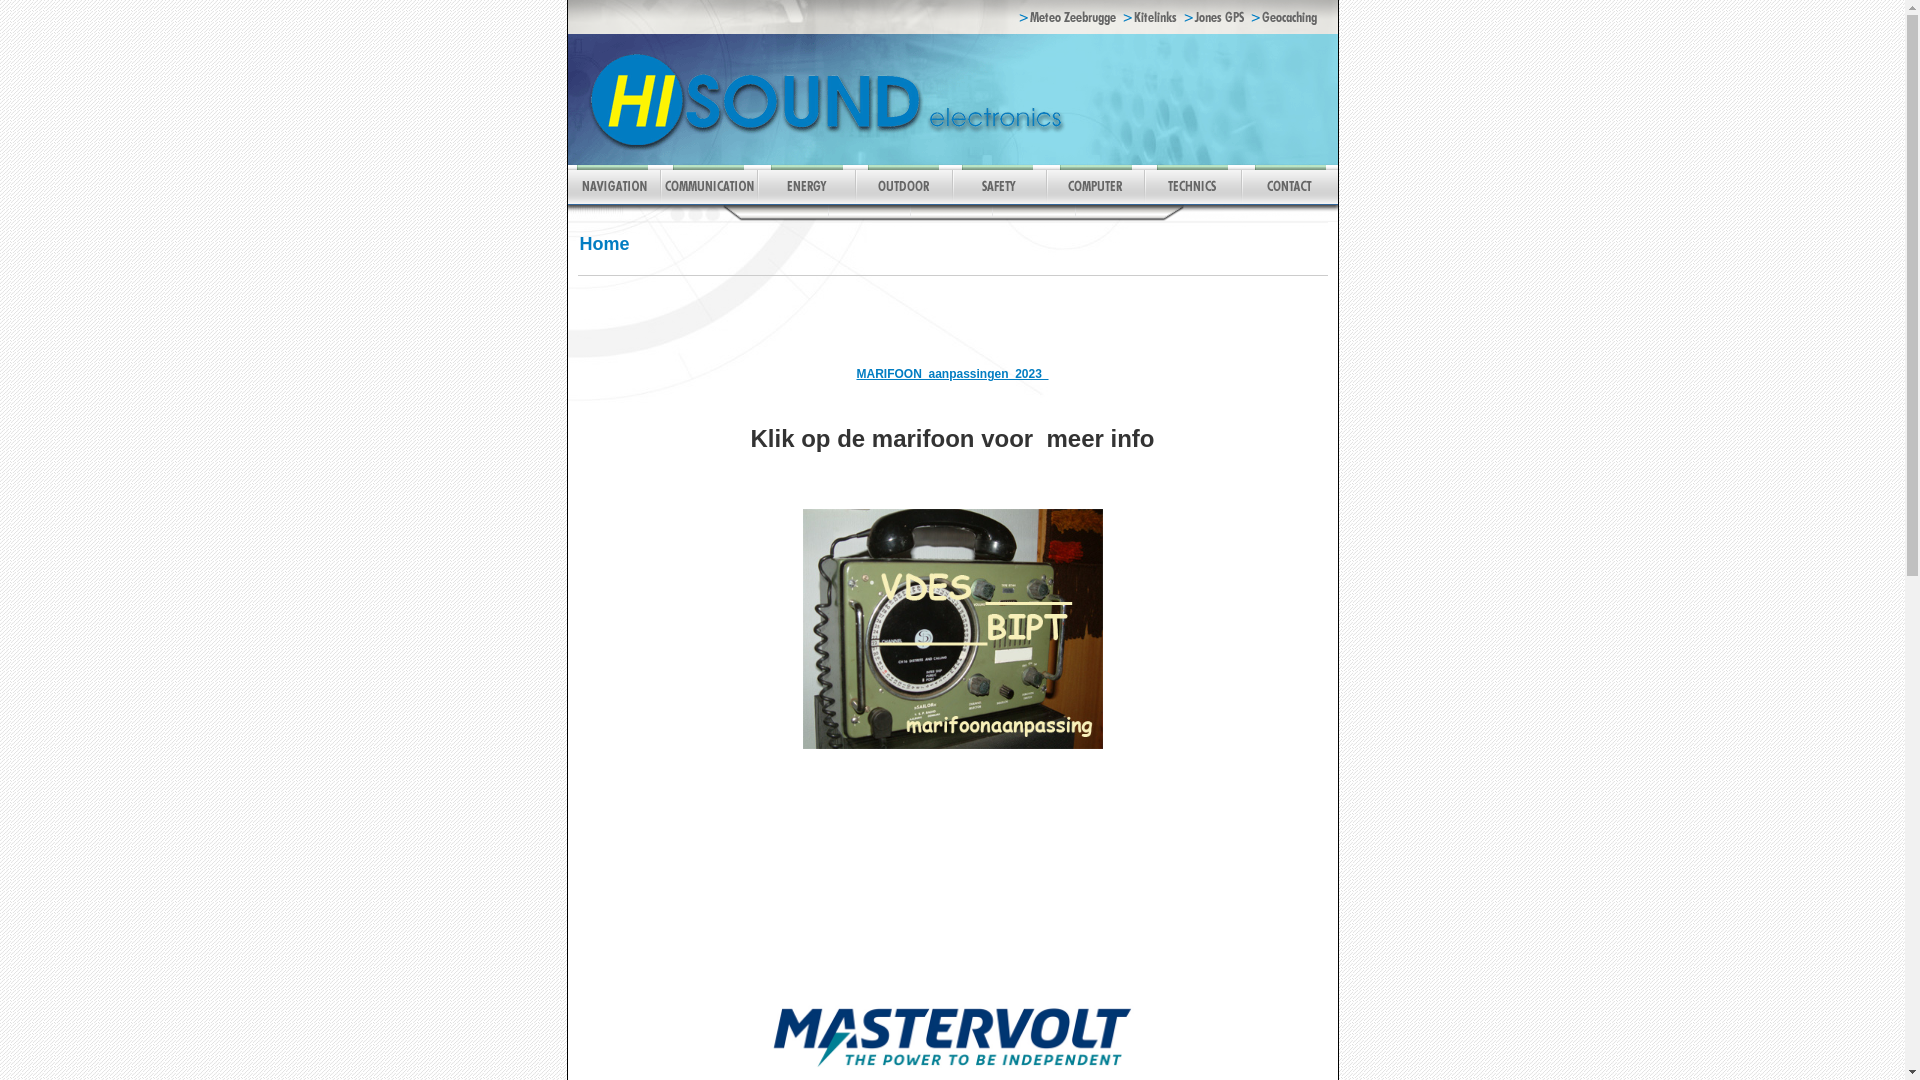 The image size is (1920, 1080). What do you see at coordinates (805, 200) in the screenshot?
I see `'Energy'` at bounding box center [805, 200].